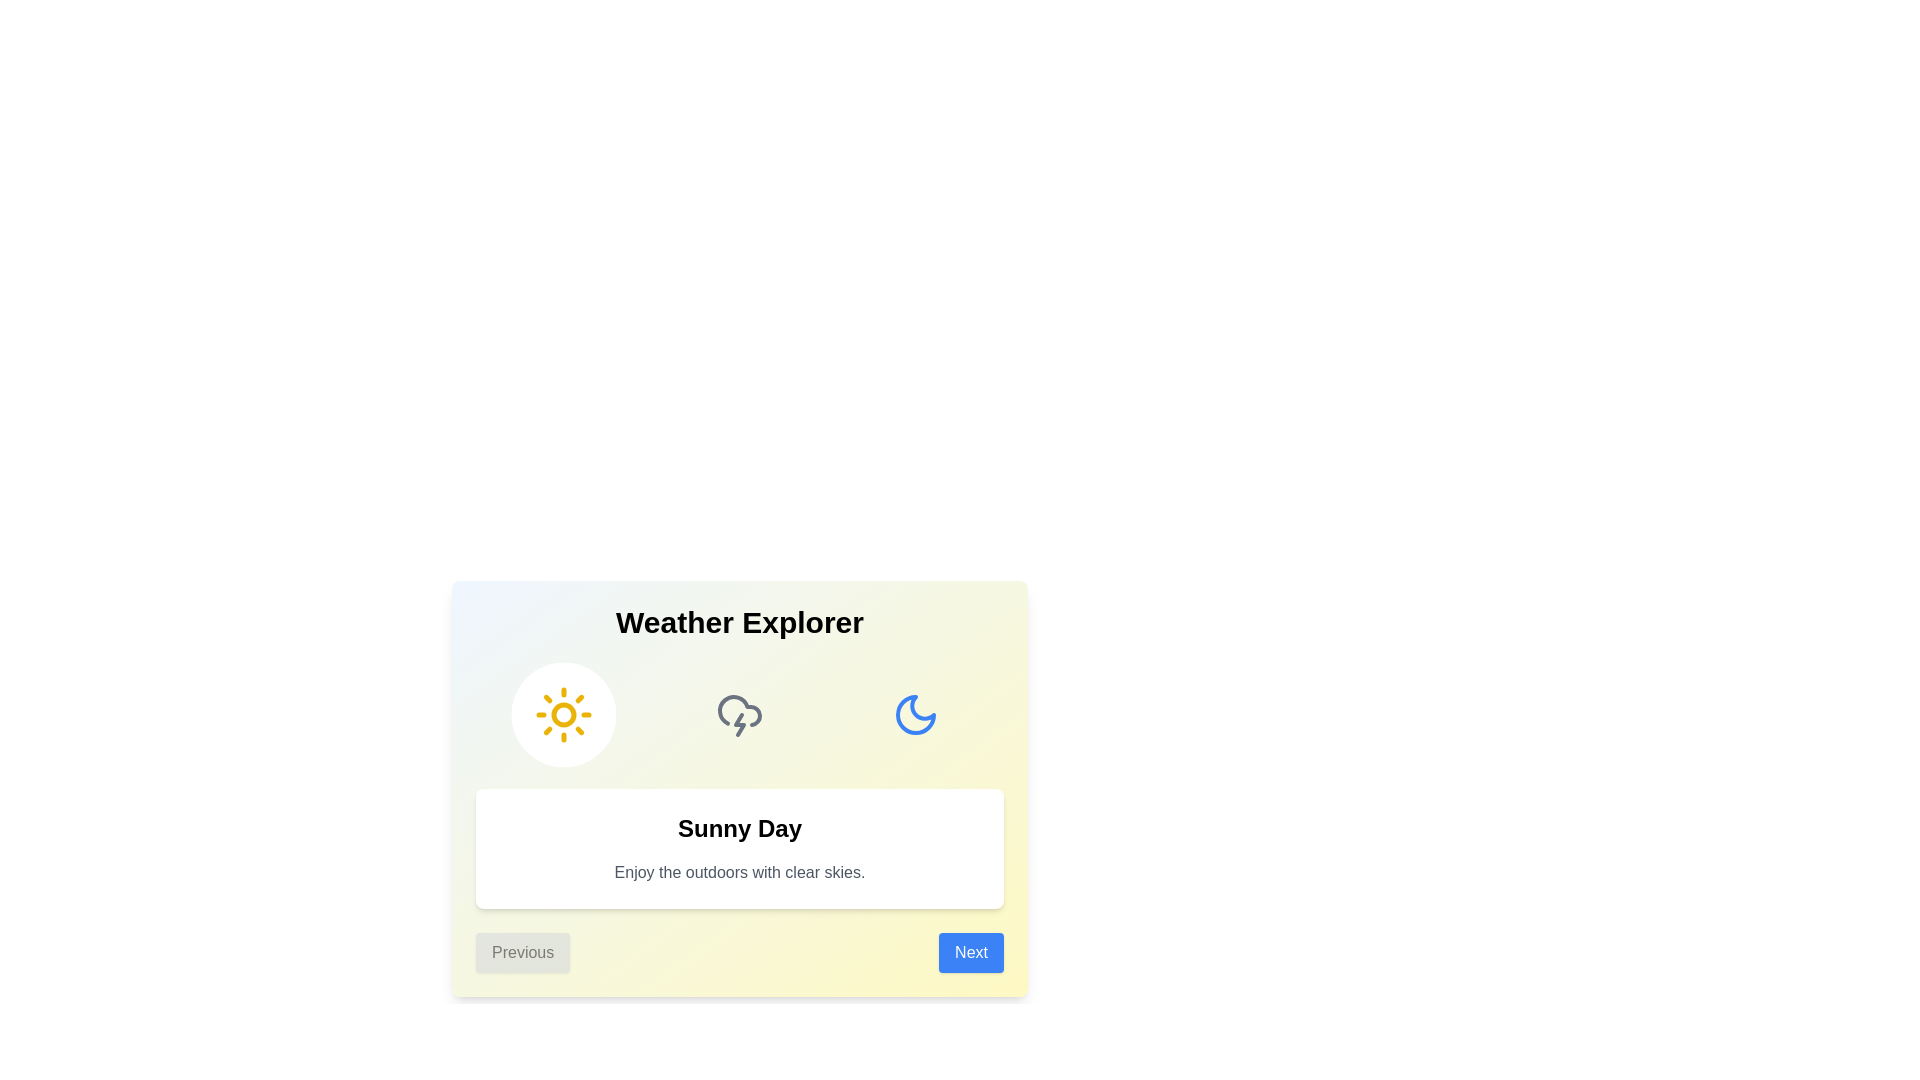 The image size is (1920, 1080). What do you see at coordinates (915, 713) in the screenshot?
I see `the weather icon corresponding to Night` at bounding box center [915, 713].